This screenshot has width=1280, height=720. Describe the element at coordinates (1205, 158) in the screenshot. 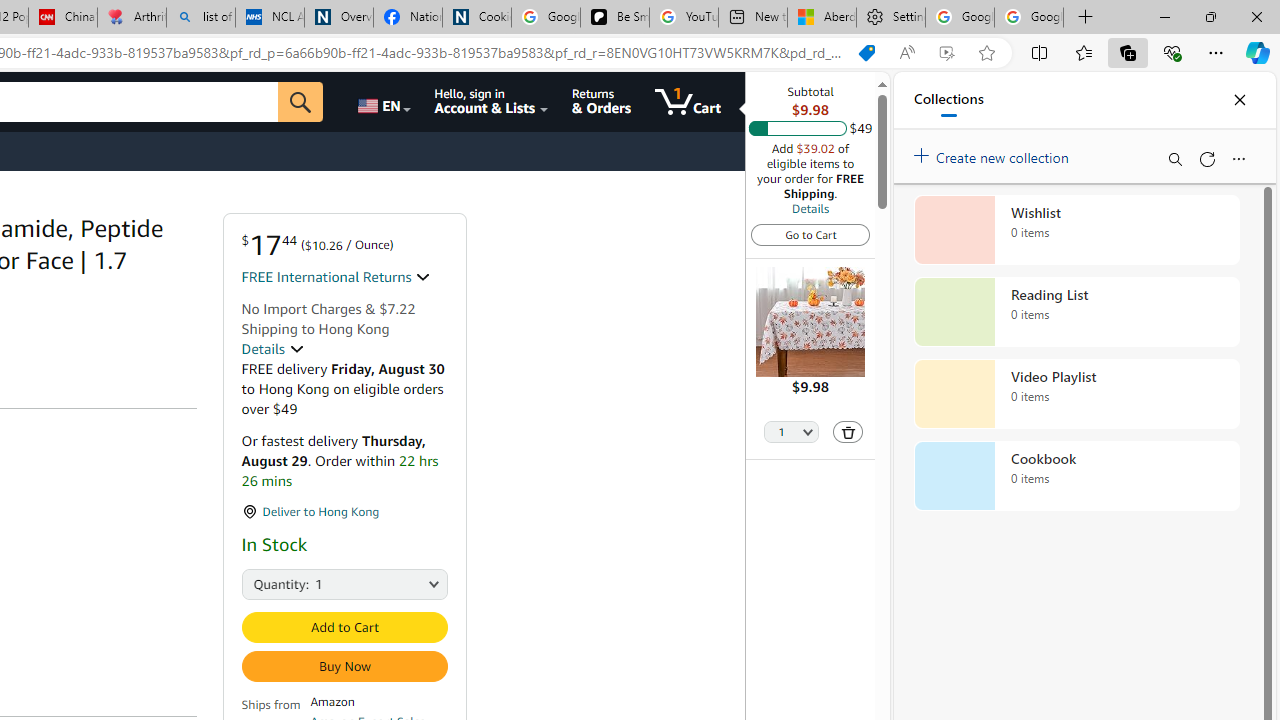

I see `'Refresh'` at that location.